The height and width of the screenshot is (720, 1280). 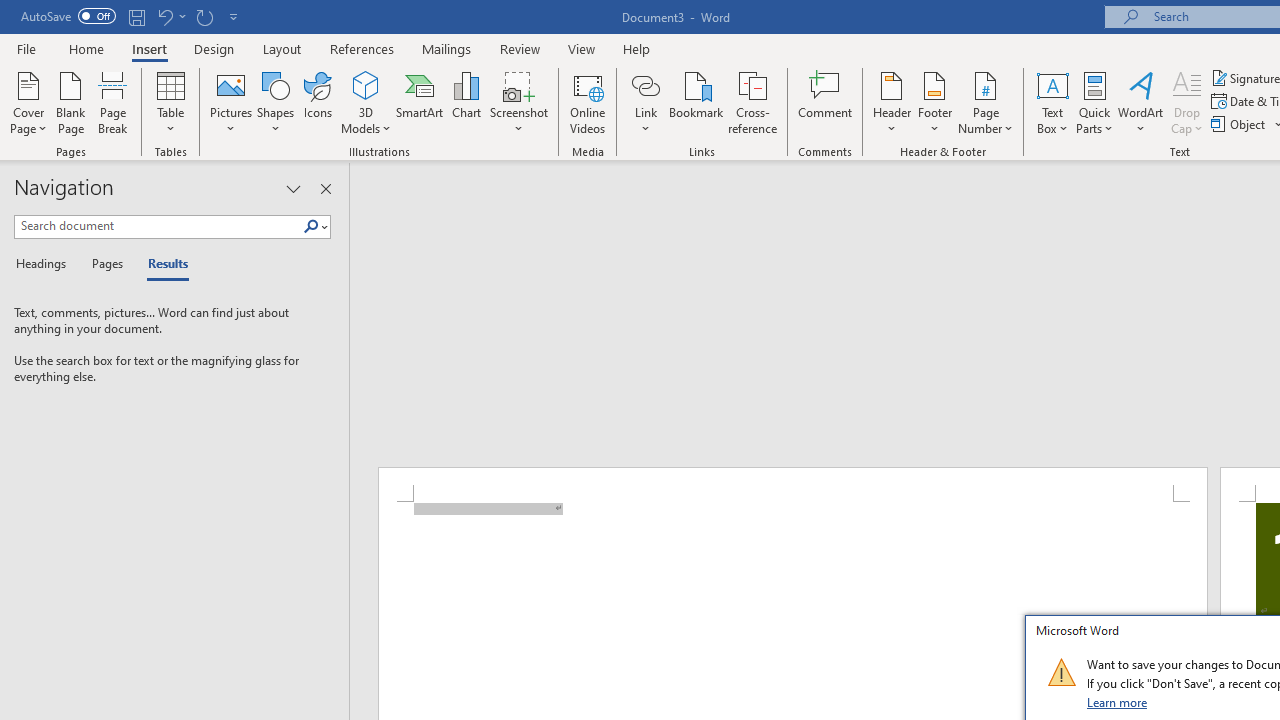 What do you see at coordinates (891, 103) in the screenshot?
I see `'Header'` at bounding box center [891, 103].